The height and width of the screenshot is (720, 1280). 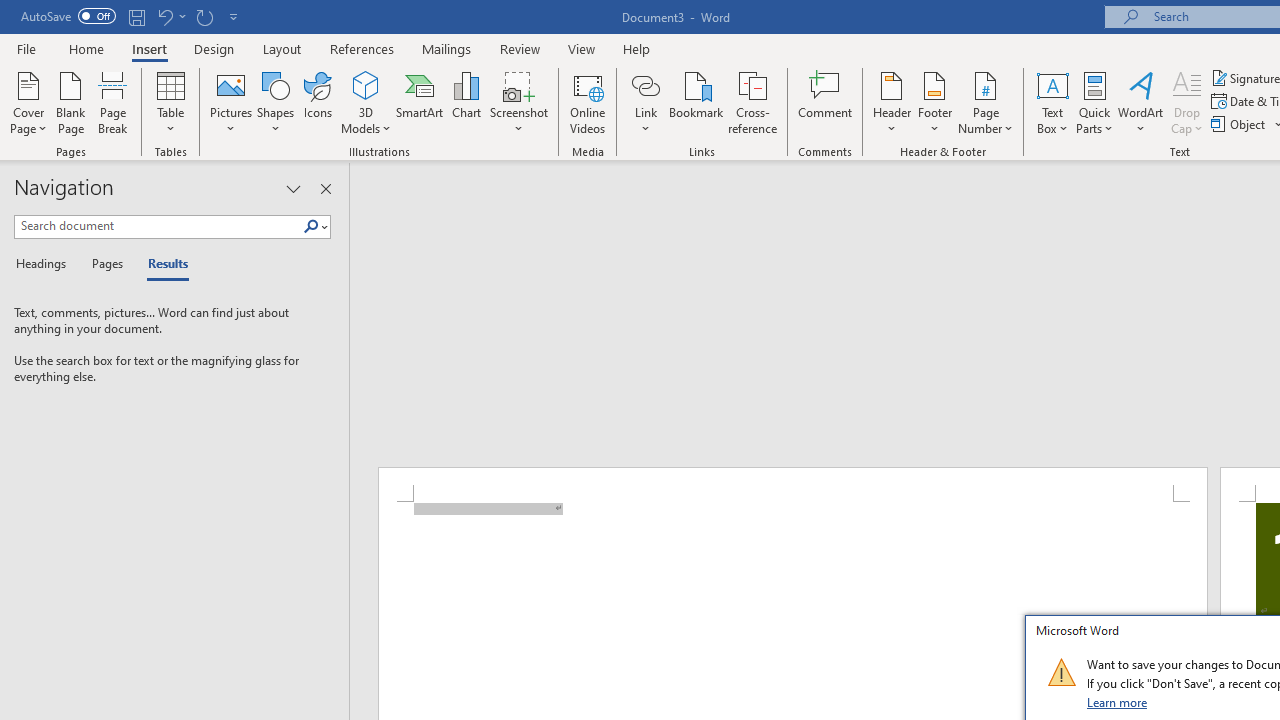 What do you see at coordinates (891, 103) in the screenshot?
I see `'Header'` at bounding box center [891, 103].